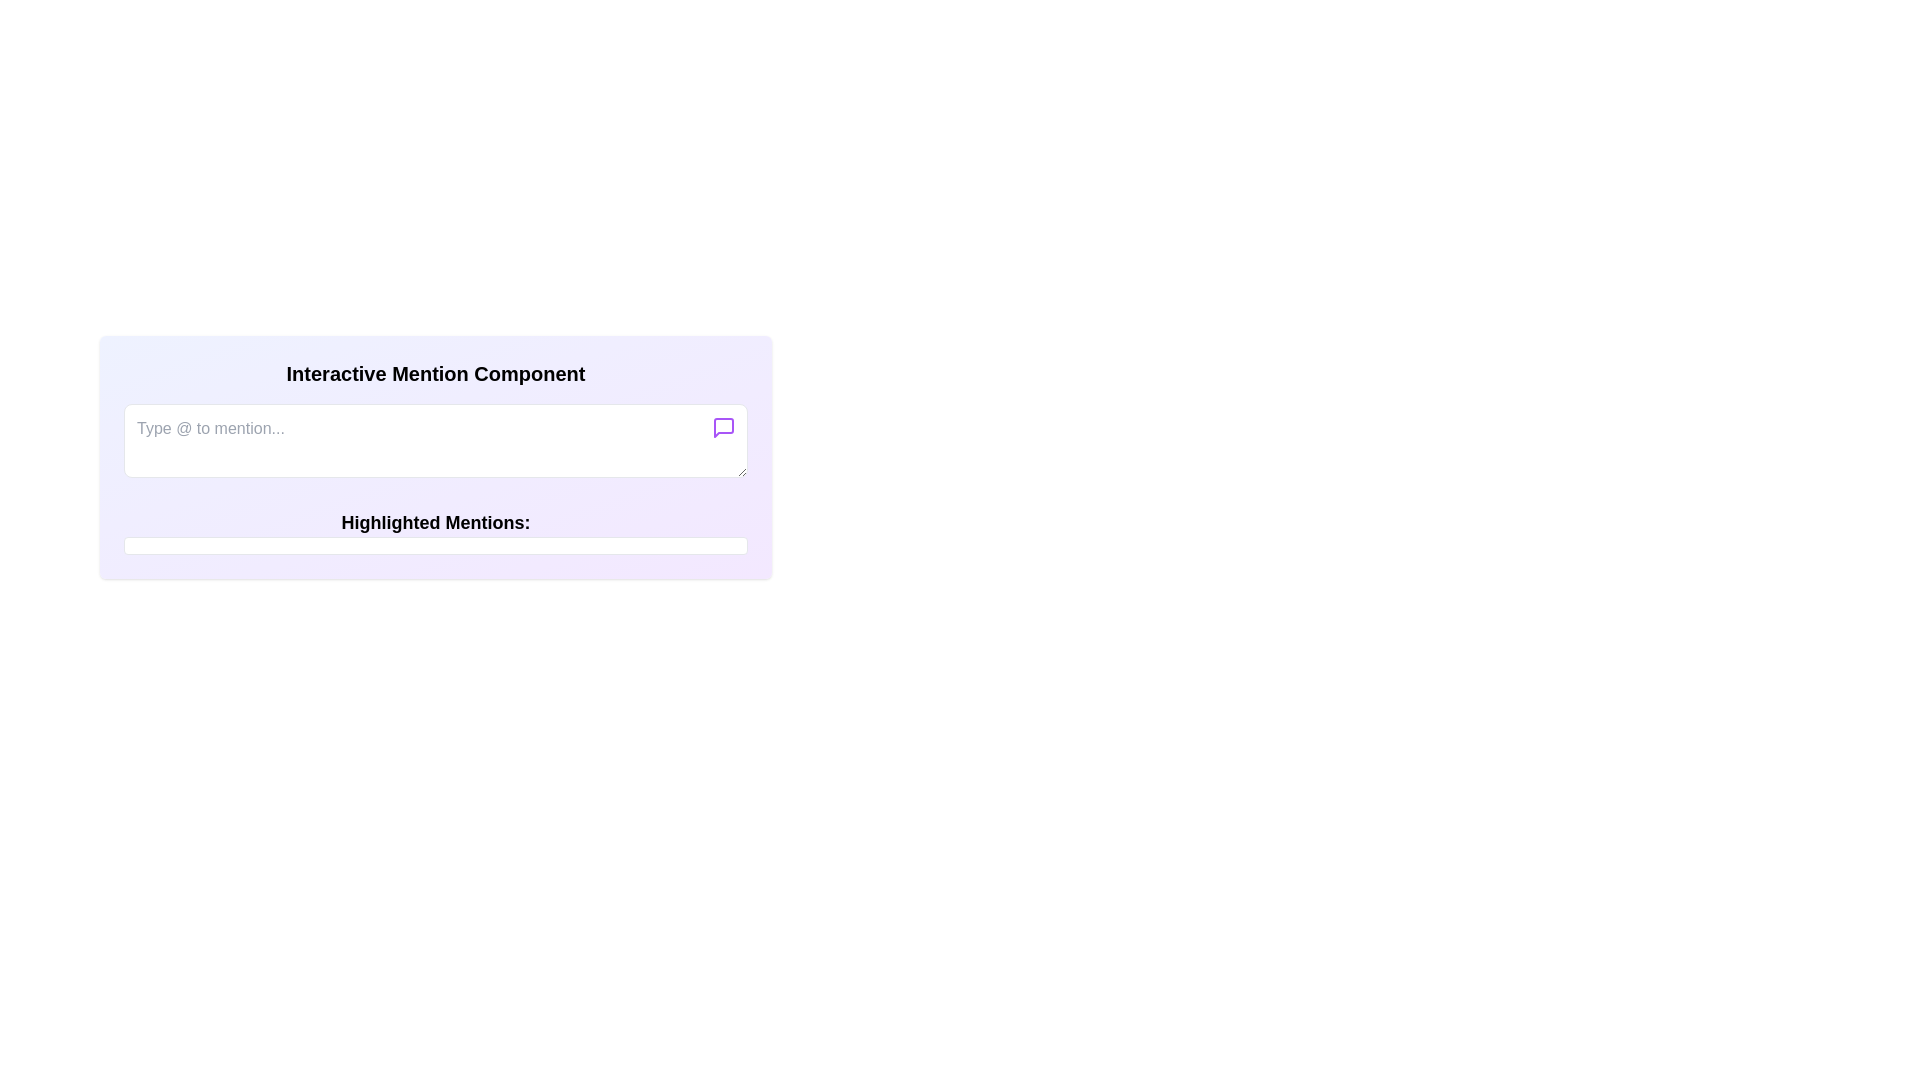 This screenshot has width=1920, height=1080. What do you see at coordinates (723, 427) in the screenshot?
I see `the purple chat bubble icon outlined in a darker shade of purple located at the top-right corner of the input box in the Interactive Mention Component` at bounding box center [723, 427].